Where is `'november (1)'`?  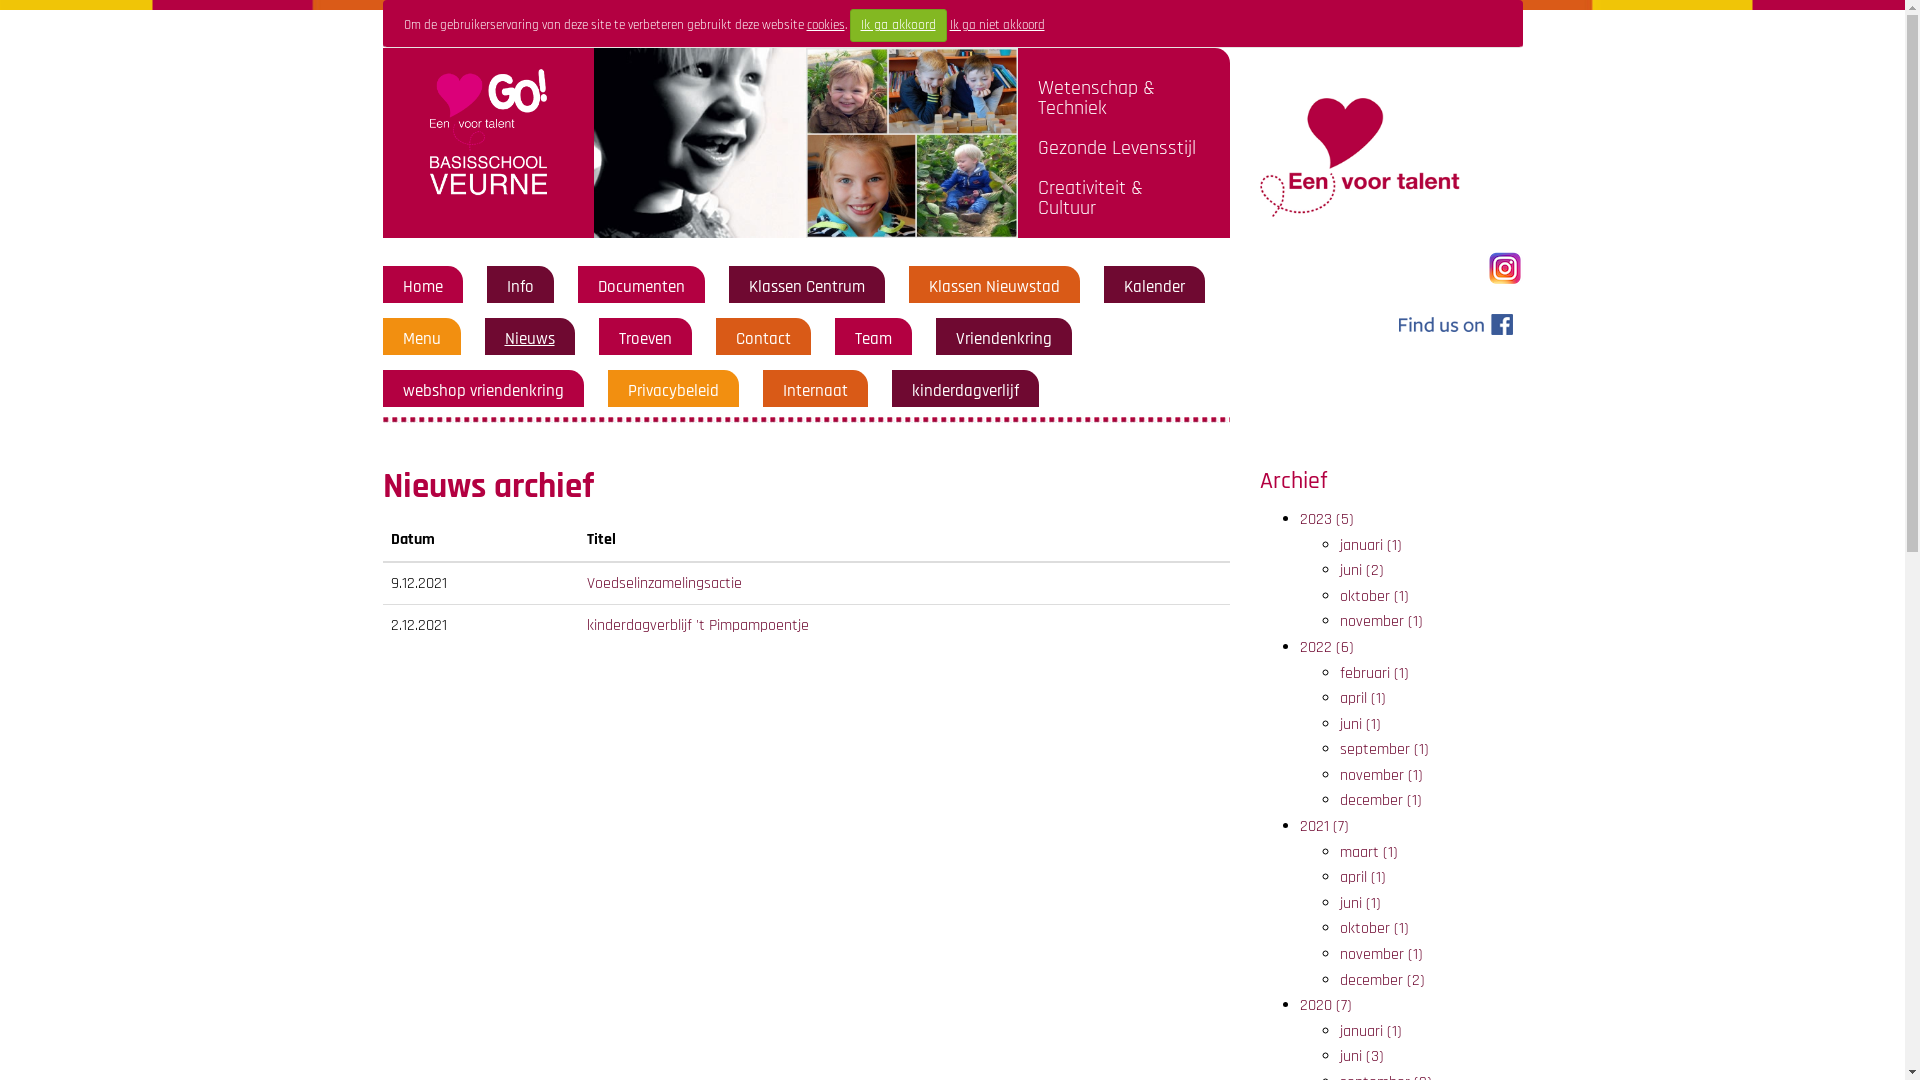 'november (1)' is located at coordinates (1380, 953).